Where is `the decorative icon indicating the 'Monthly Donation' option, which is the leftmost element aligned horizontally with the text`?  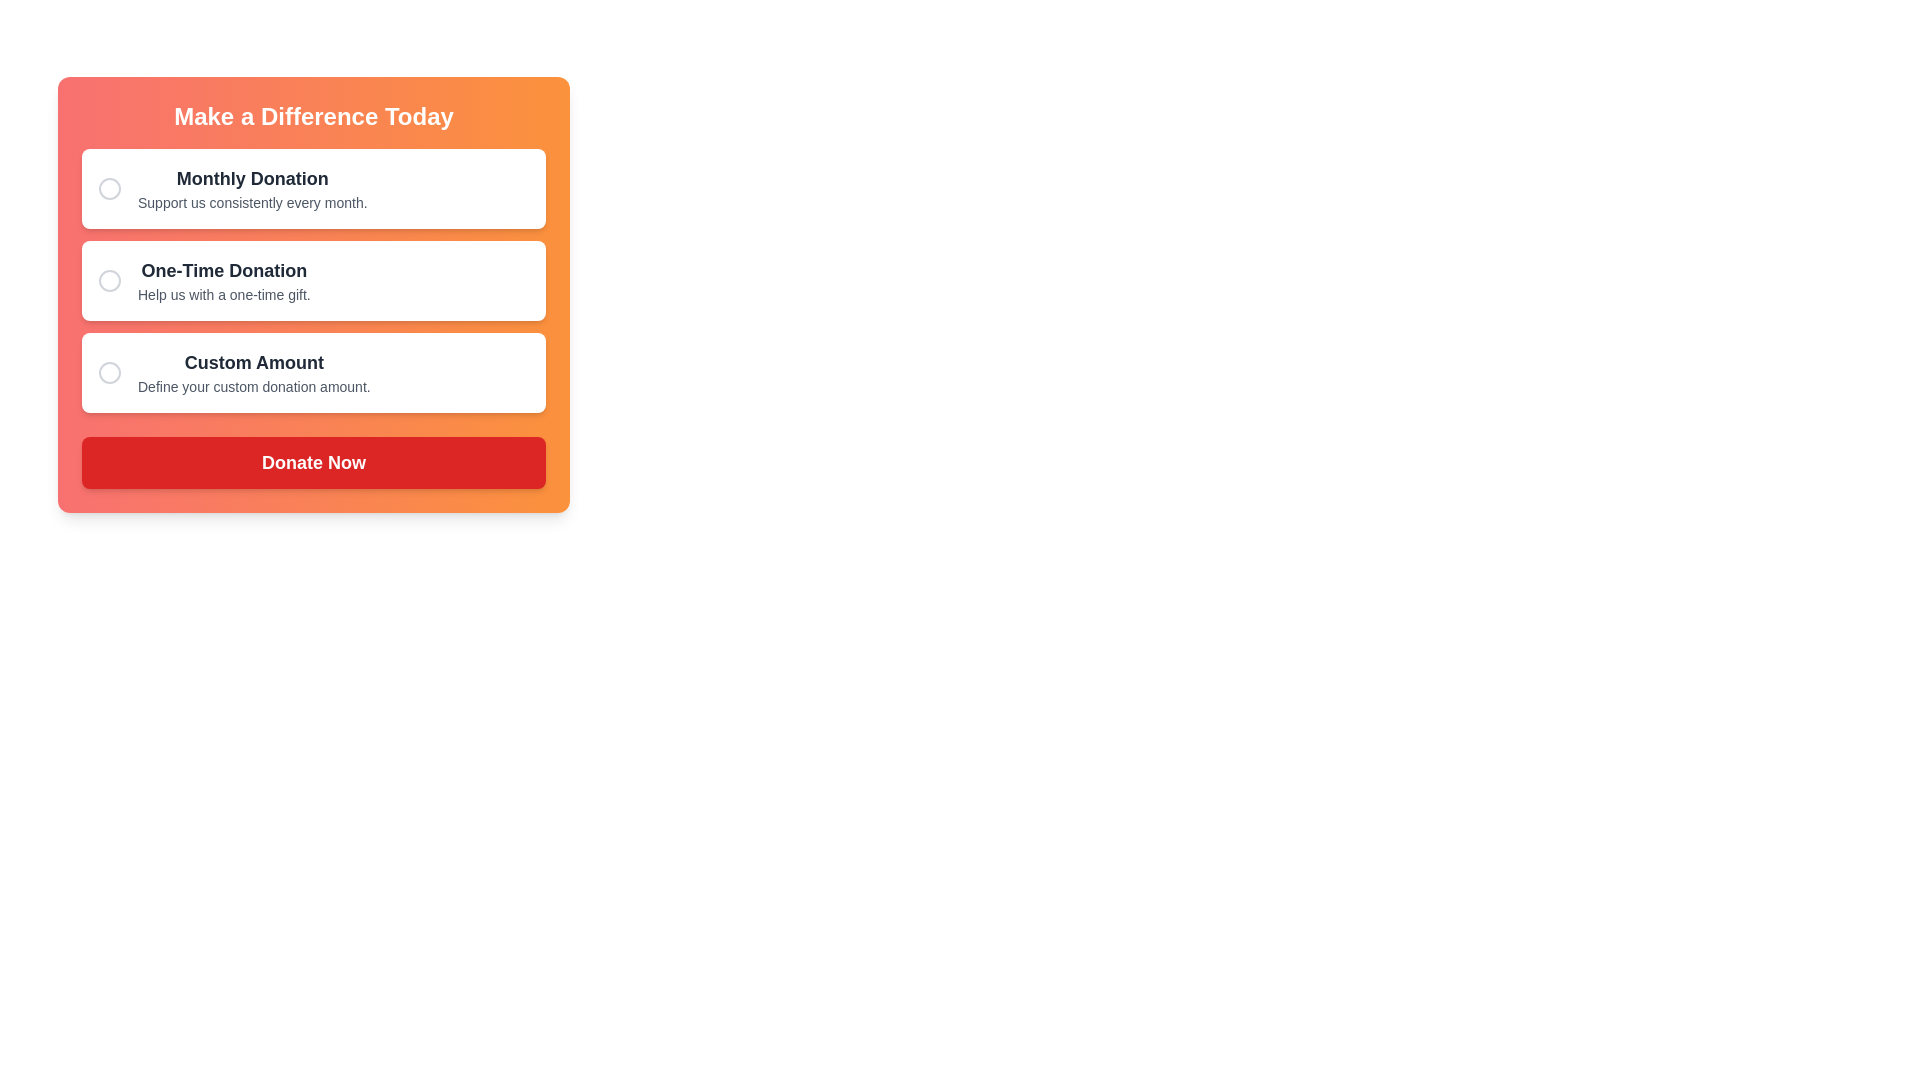
the decorative icon indicating the 'Monthly Donation' option, which is the leftmost element aligned horizontally with the text is located at coordinates (109, 189).